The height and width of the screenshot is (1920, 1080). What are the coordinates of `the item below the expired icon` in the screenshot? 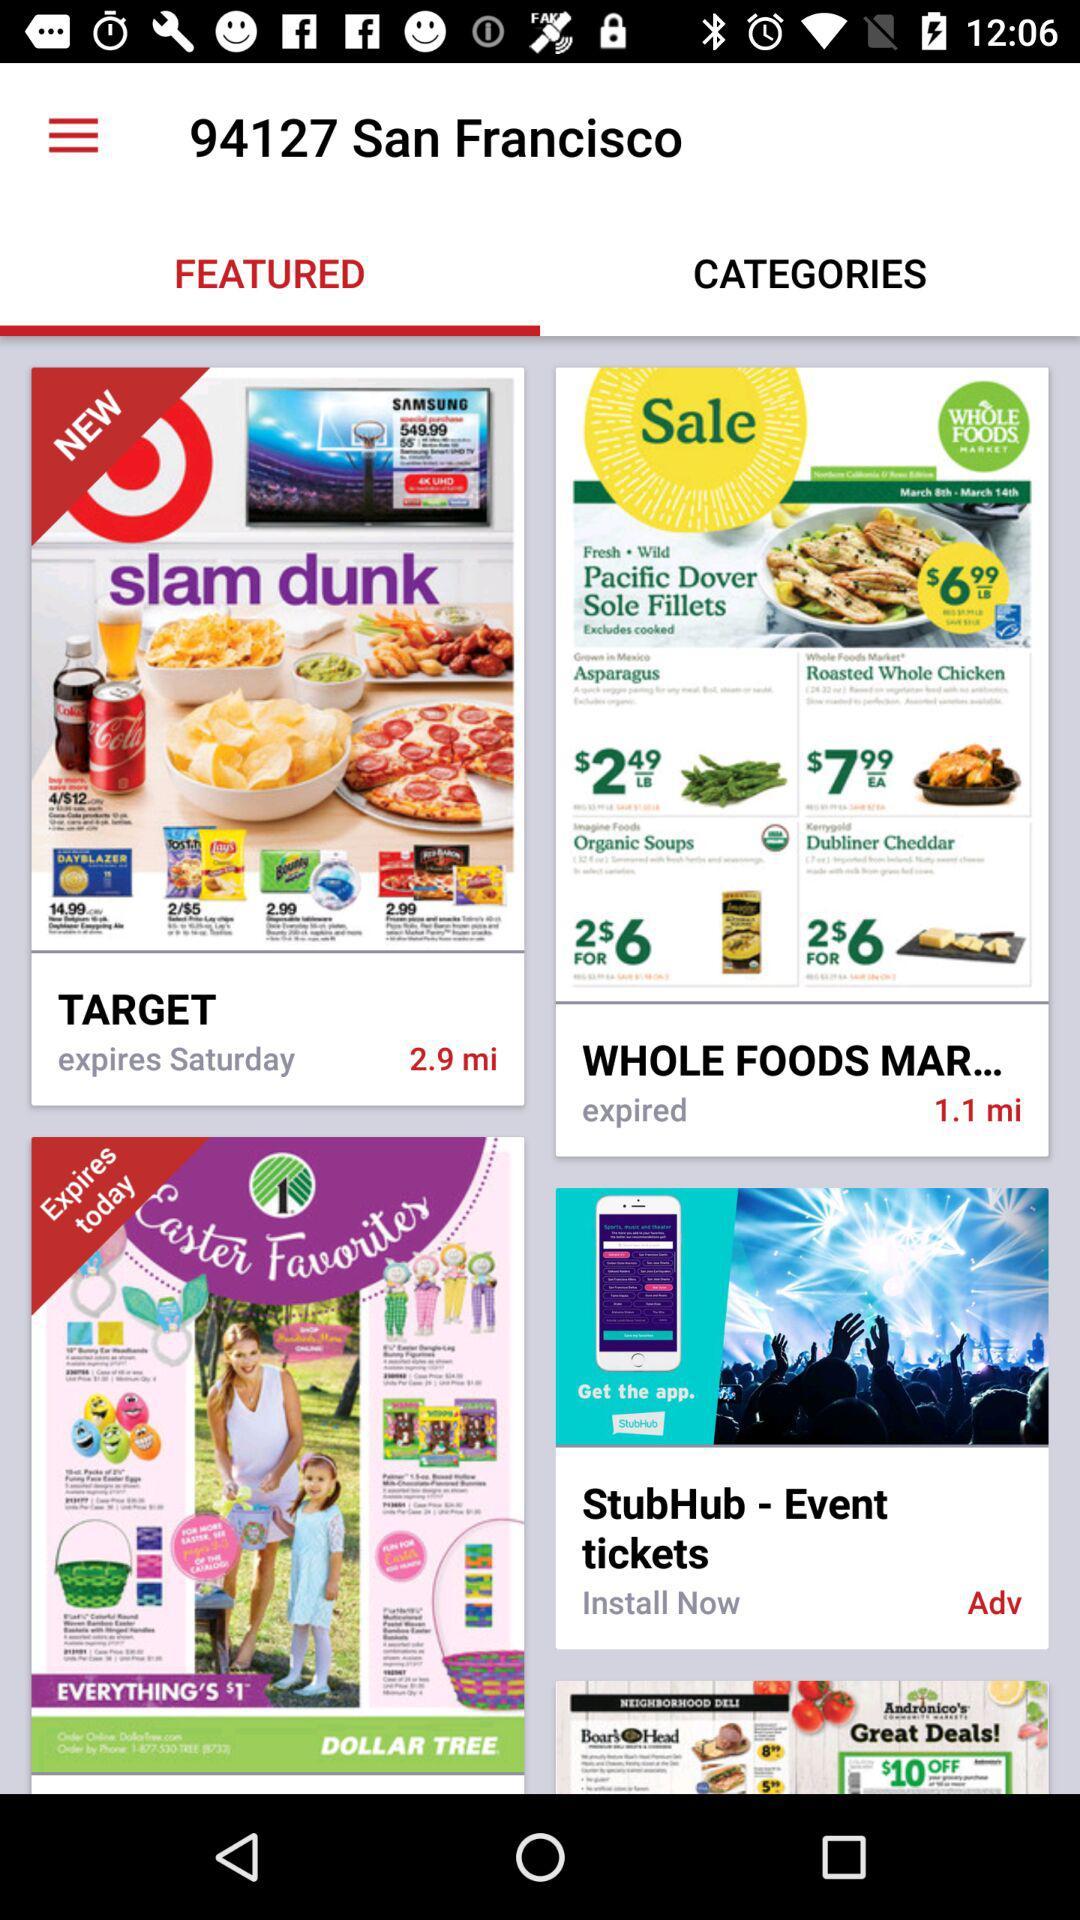 It's located at (801, 1316).